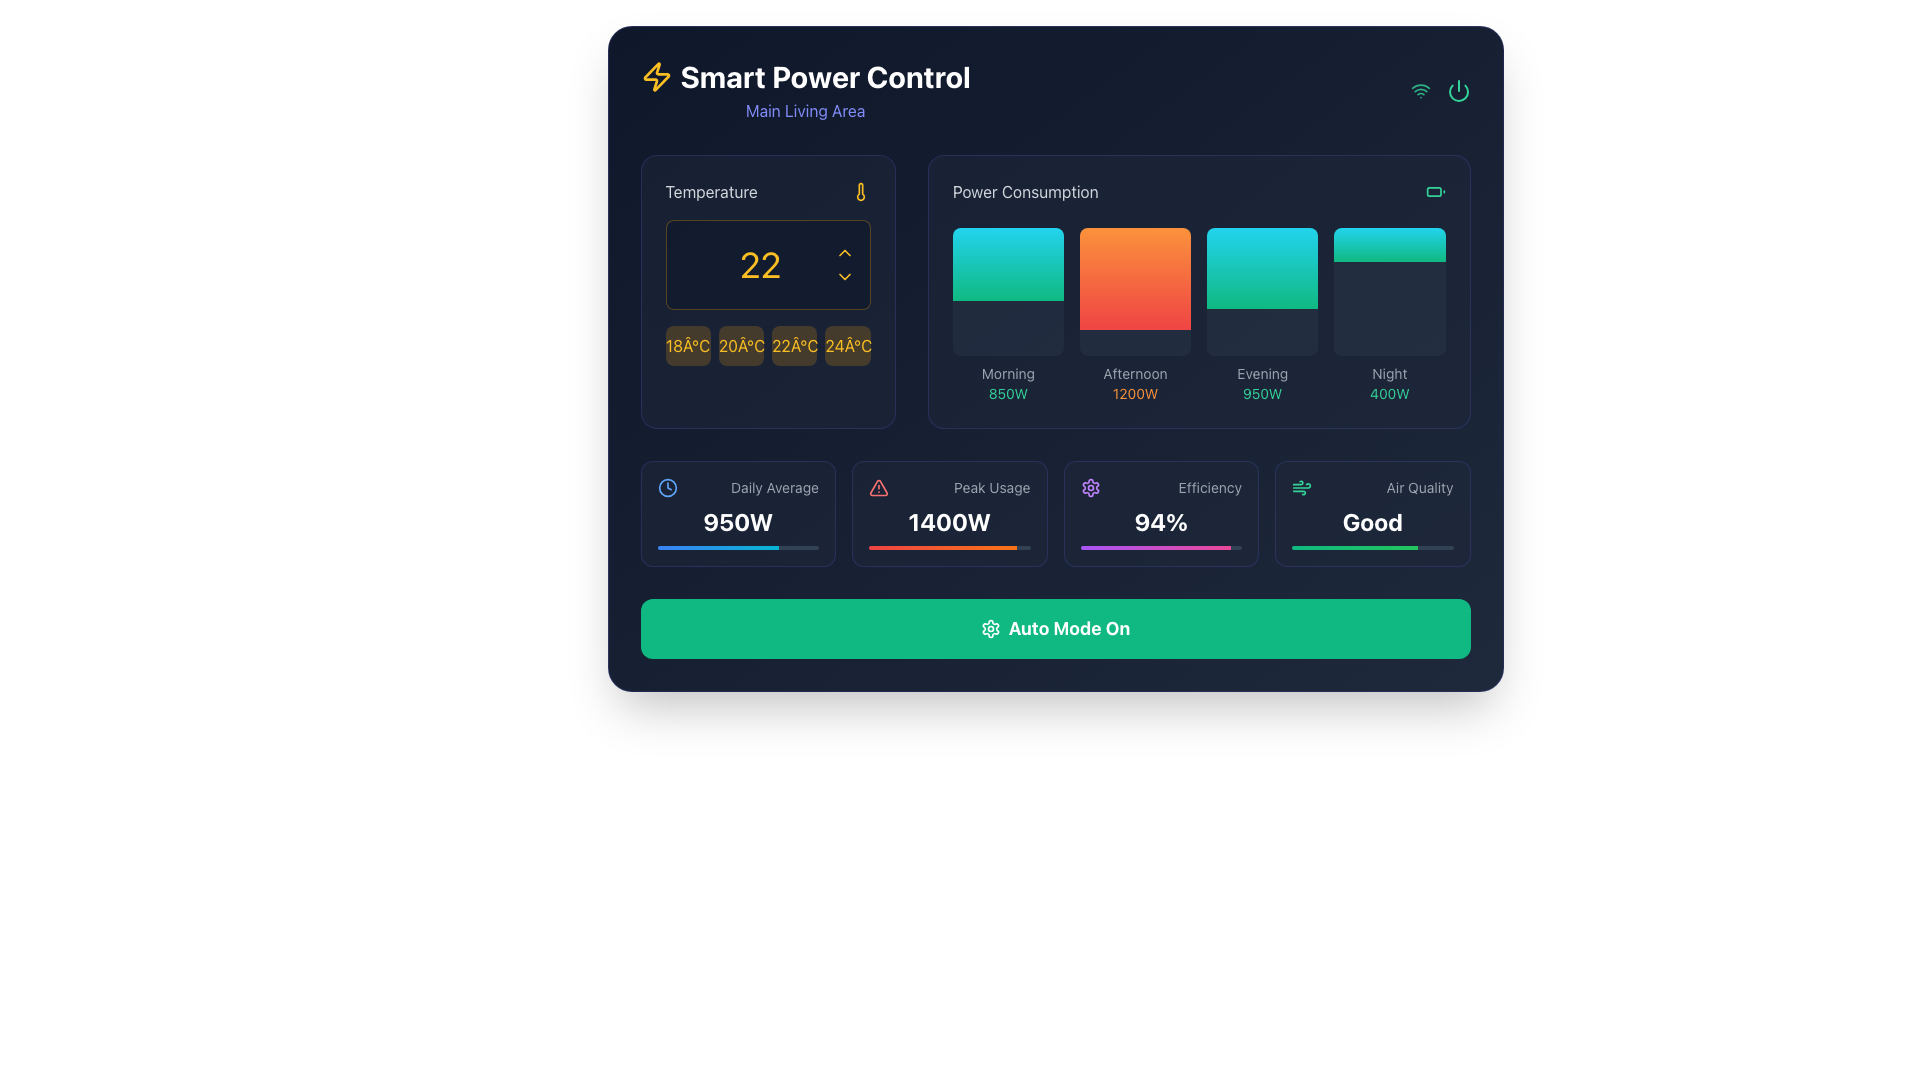  What do you see at coordinates (848, 345) in the screenshot?
I see `the button labeled '24°C', which is the fourth button in a horizontal sequence under the 'Temperature' section, to confirm the selection` at bounding box center [848, 345].